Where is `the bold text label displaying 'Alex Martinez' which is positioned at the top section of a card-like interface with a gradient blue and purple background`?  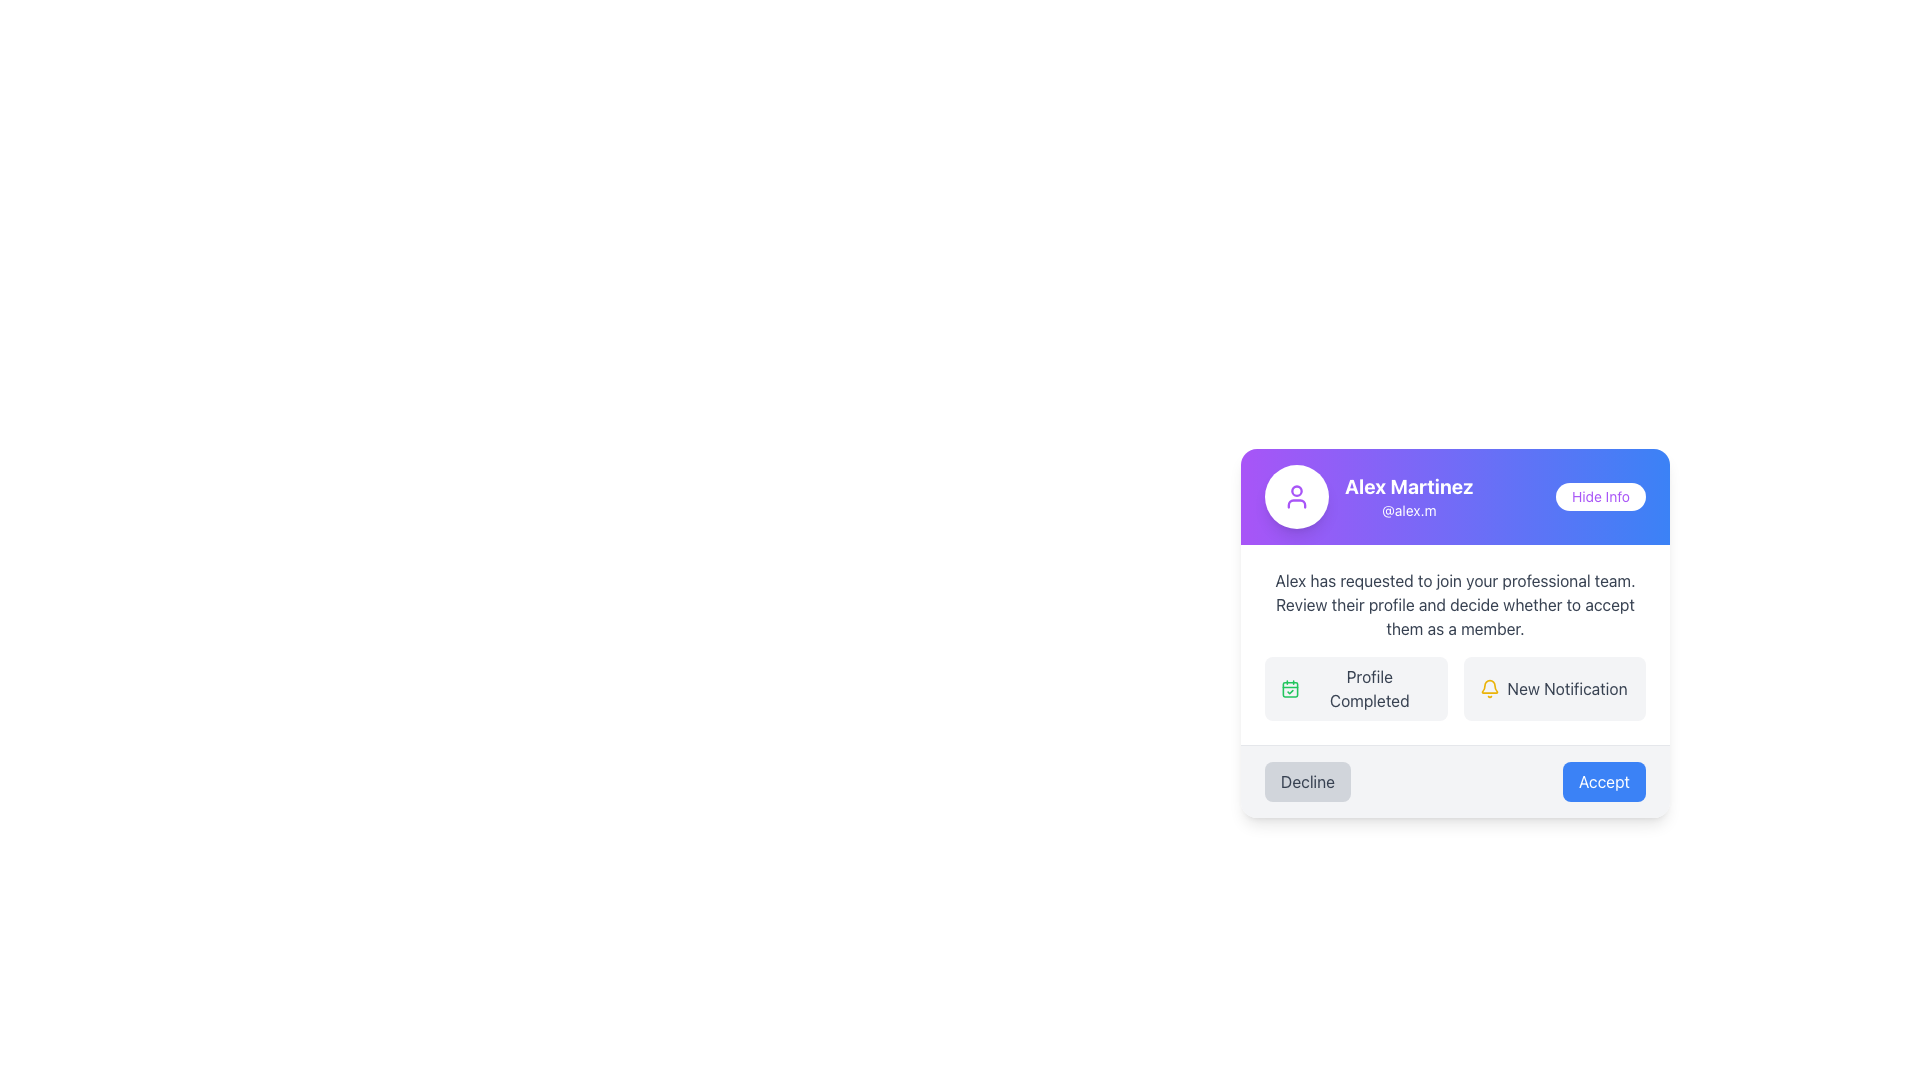 the bold text label displaying 'Alex Martinez' which is positioned at the top section of a card-like interface with a gradient blue and purple background is located at coordinates (1408, 486).